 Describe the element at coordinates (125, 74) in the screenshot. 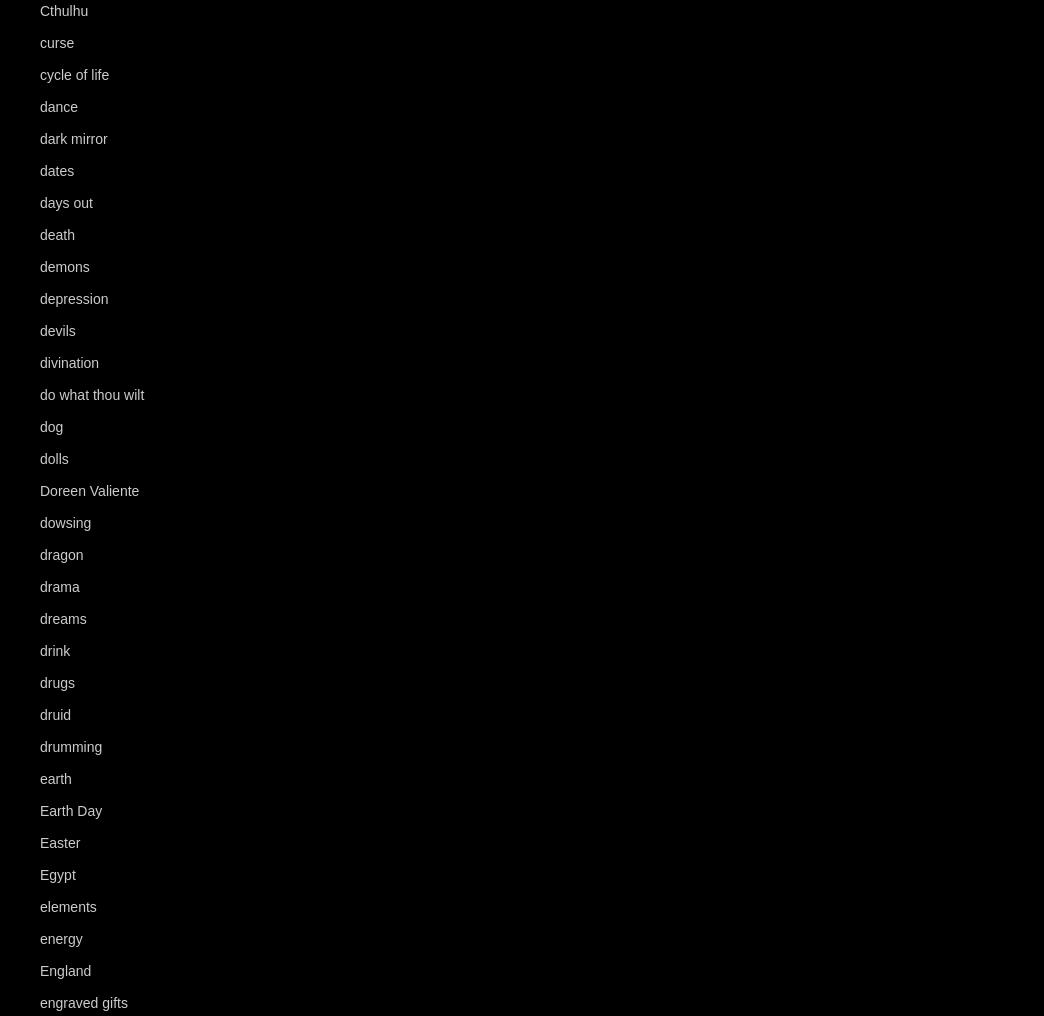

I see `'(40)'` at that location.